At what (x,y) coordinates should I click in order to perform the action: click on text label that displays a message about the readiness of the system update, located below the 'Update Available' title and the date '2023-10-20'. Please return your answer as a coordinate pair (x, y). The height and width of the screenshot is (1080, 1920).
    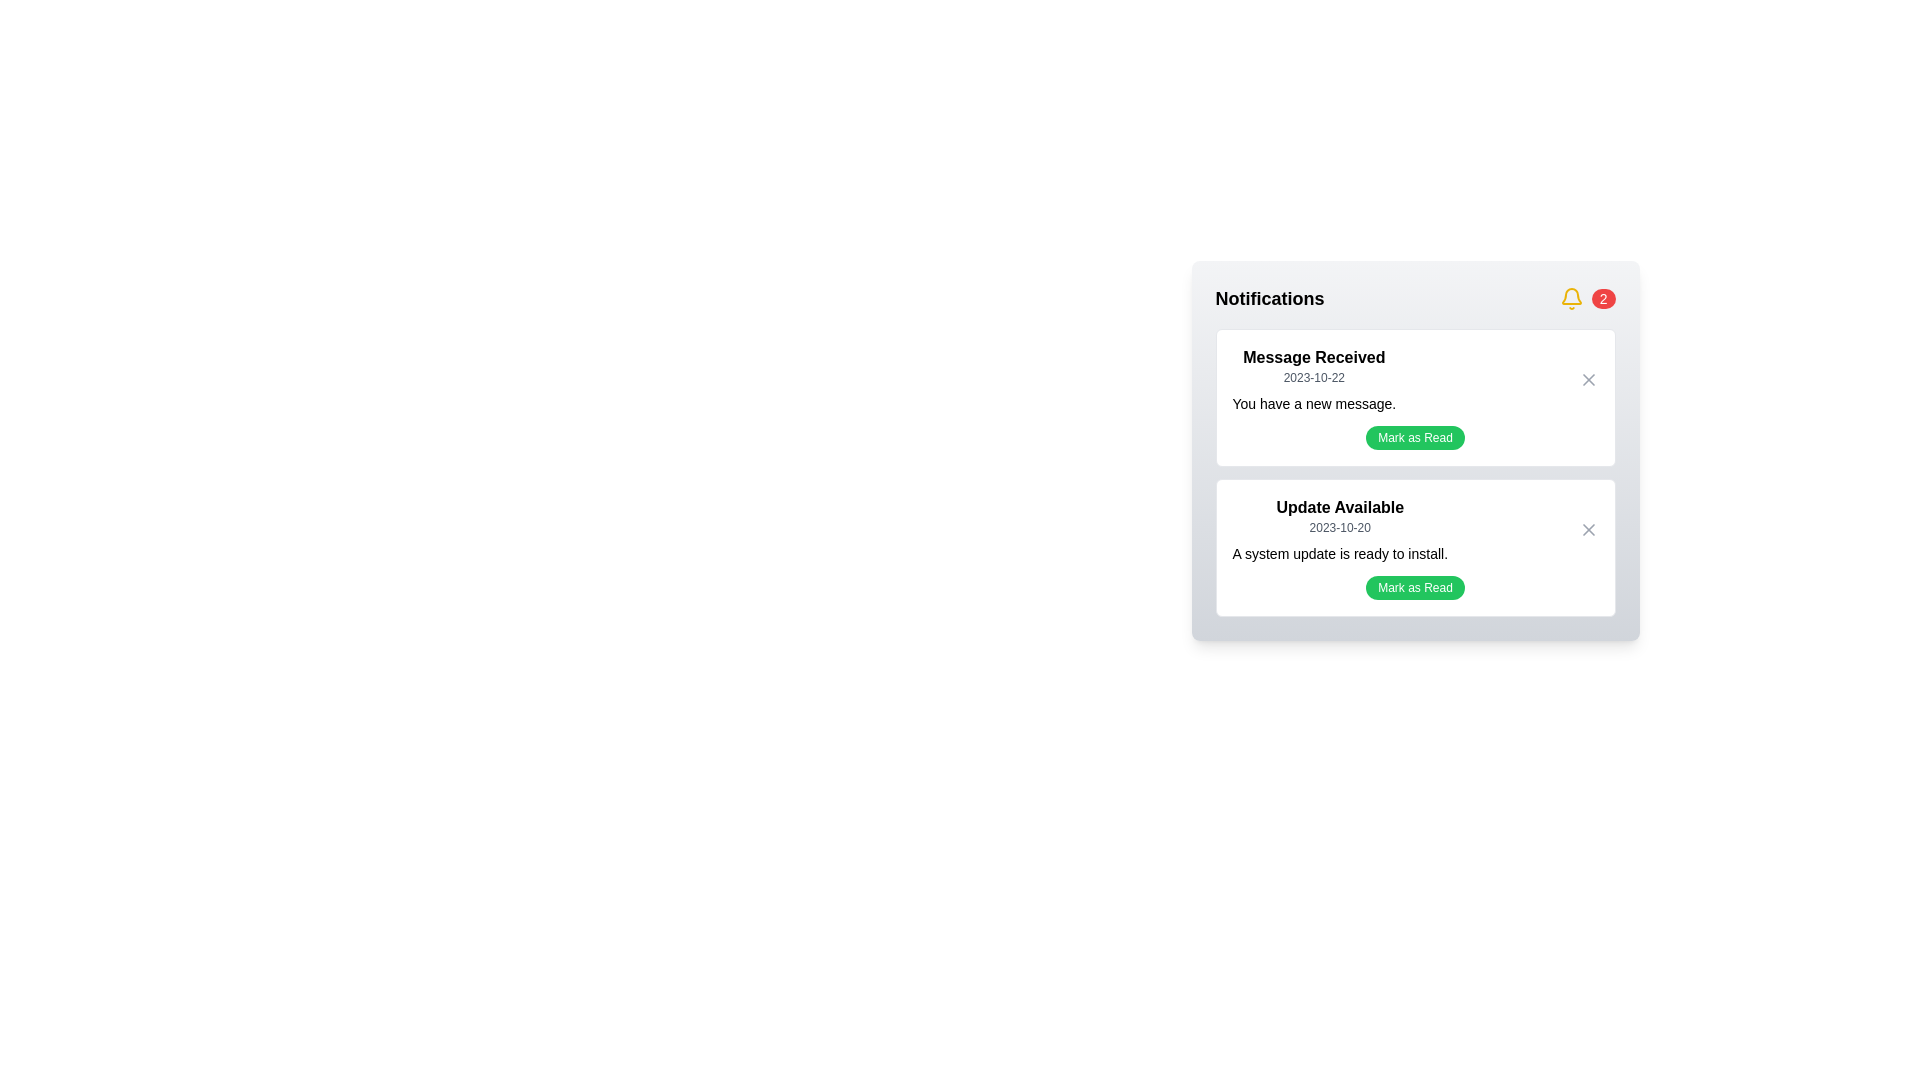
    Looking at the image, I should click on (1340, 554).